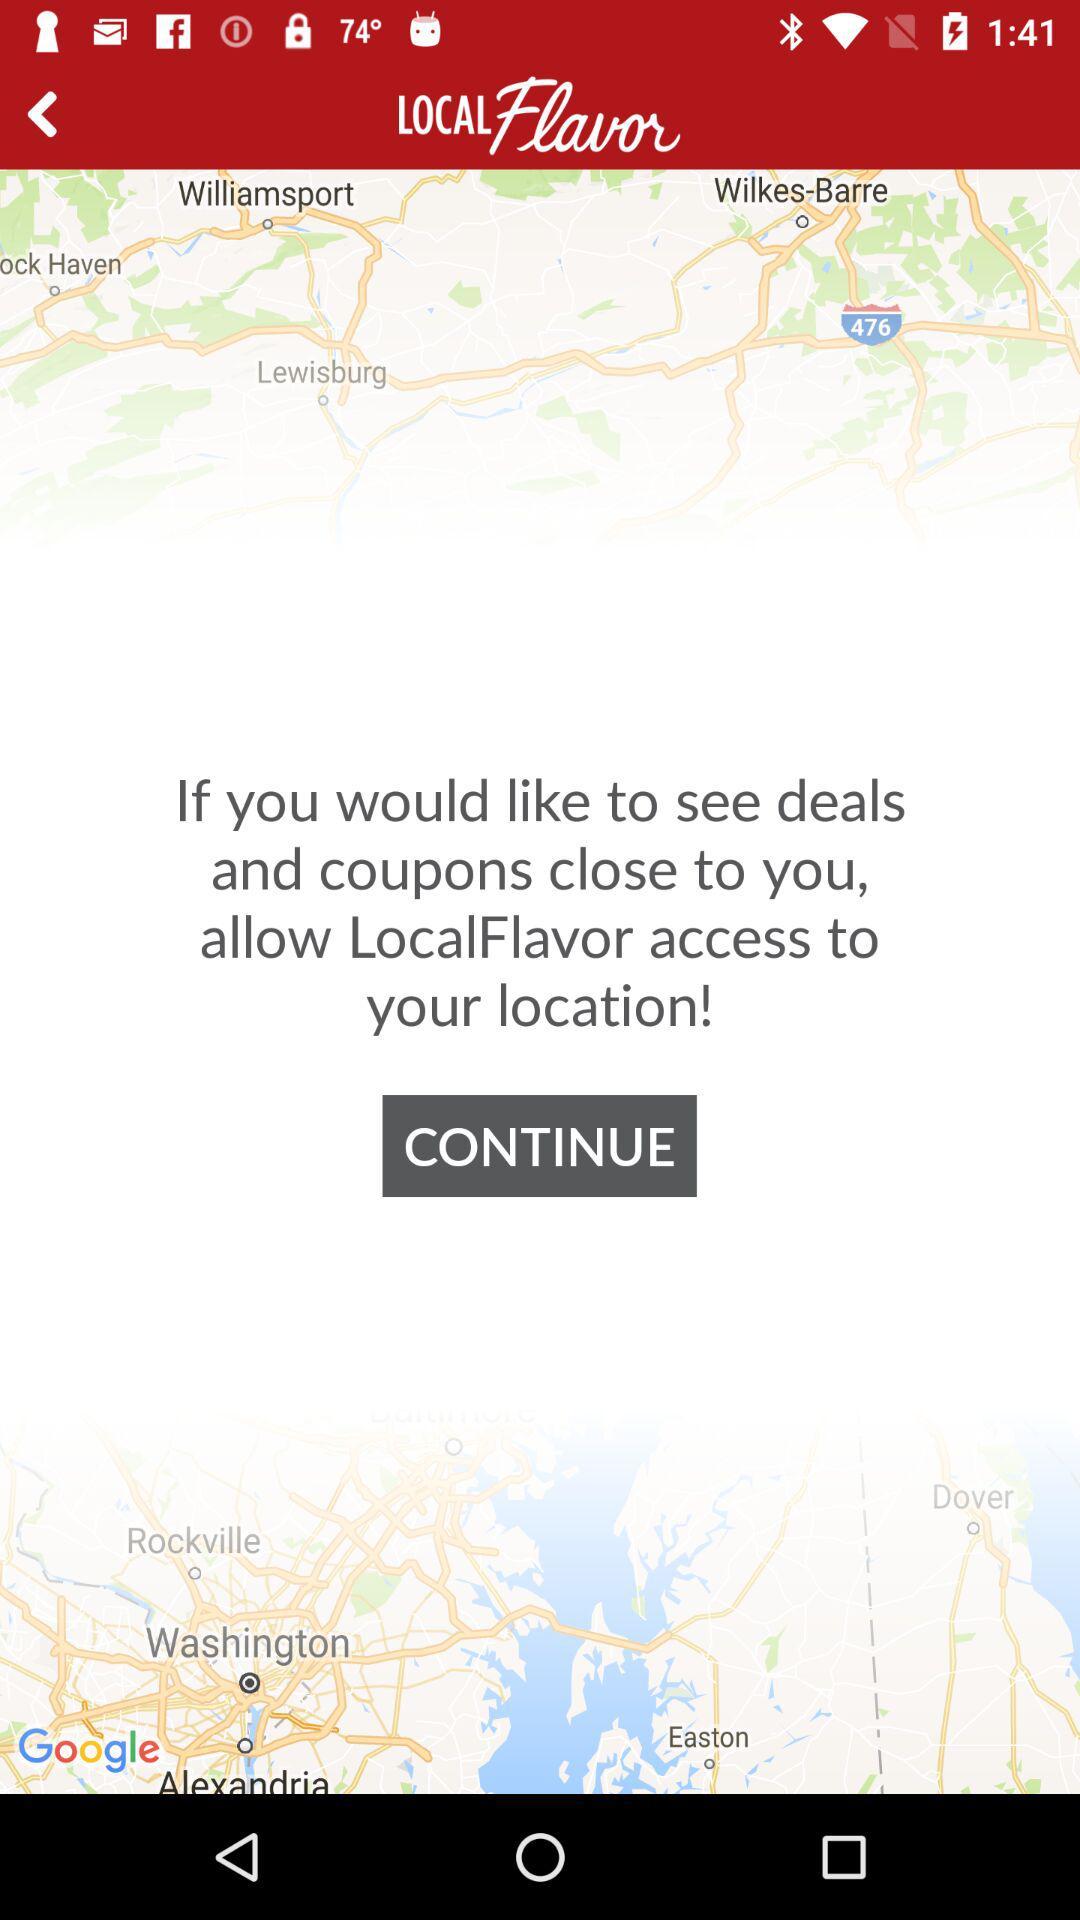  What do you see at coordinates (538, 1146) in the screenshot?
I see `the continue` at bounding box center [538, 1146].